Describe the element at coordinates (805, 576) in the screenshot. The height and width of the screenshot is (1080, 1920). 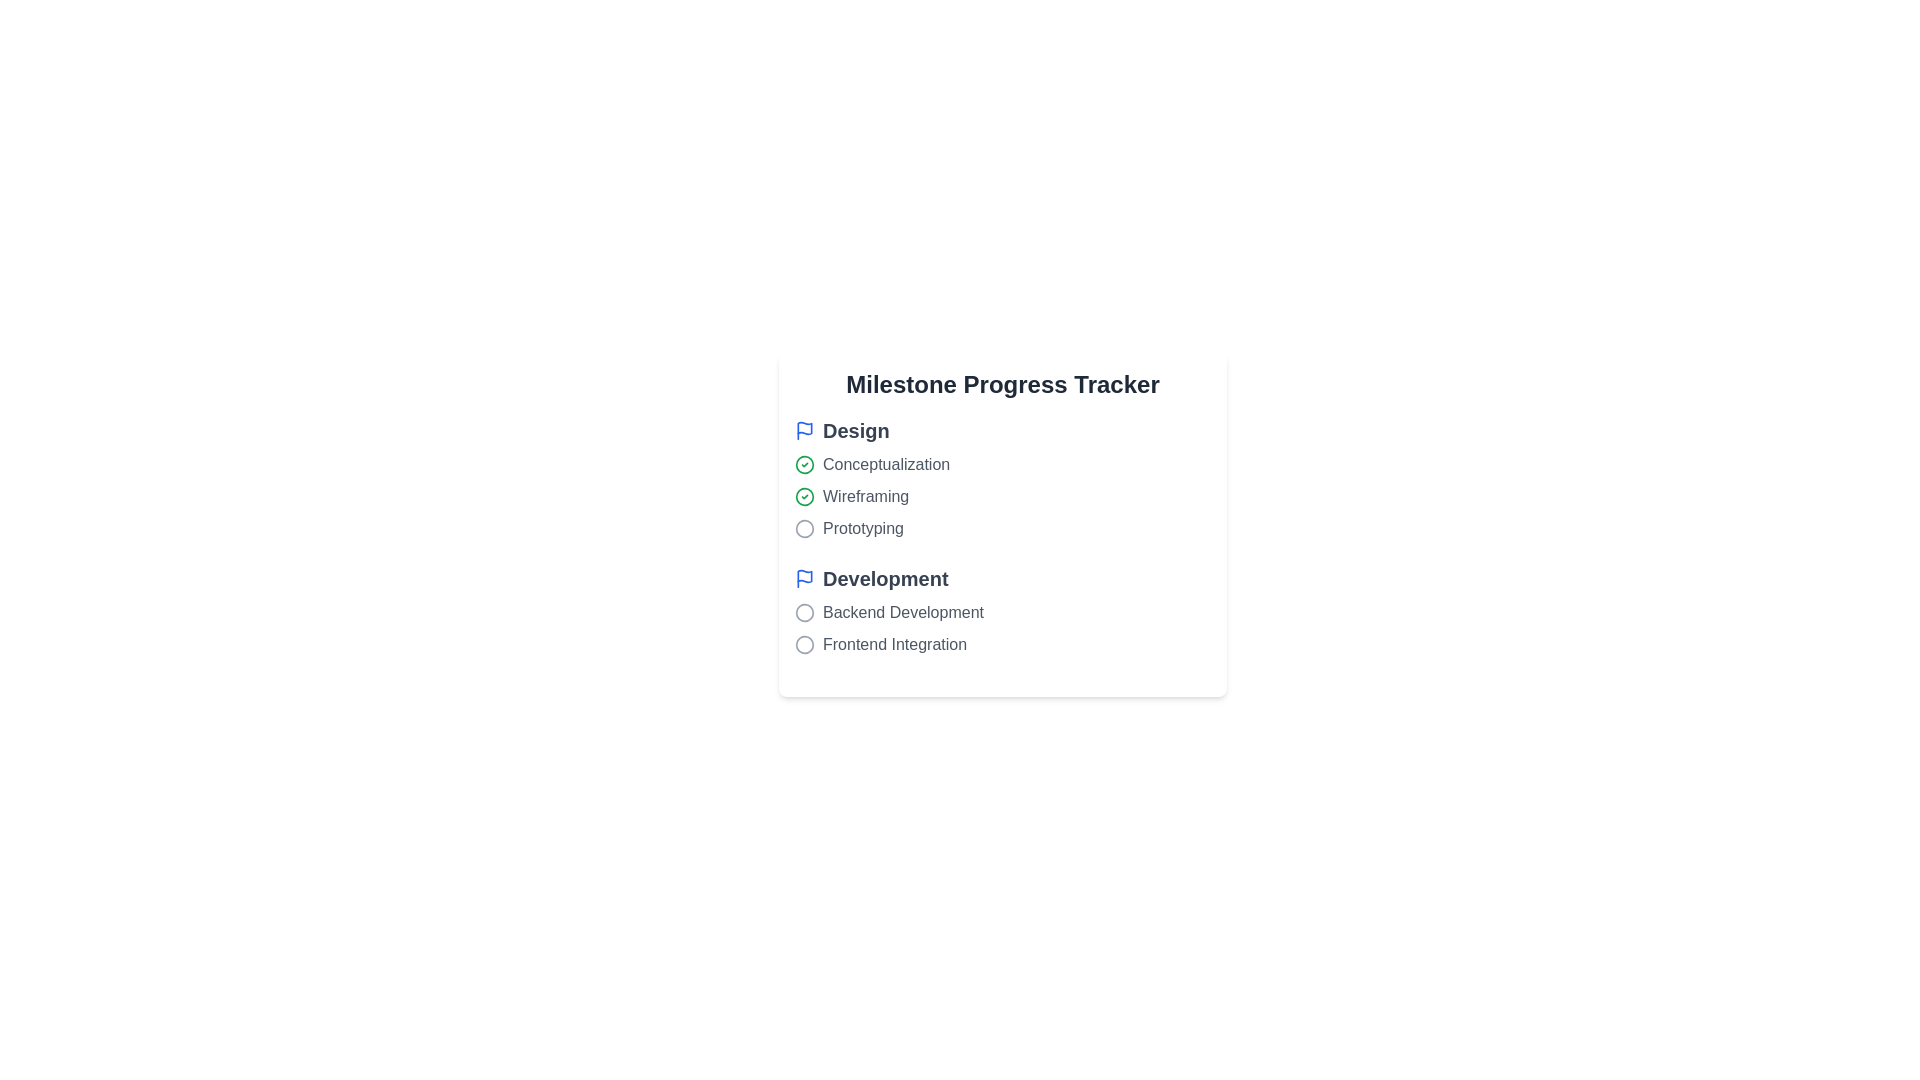
I see `the blue wavy flag icon located to the left of the 'Development' text` at that location.